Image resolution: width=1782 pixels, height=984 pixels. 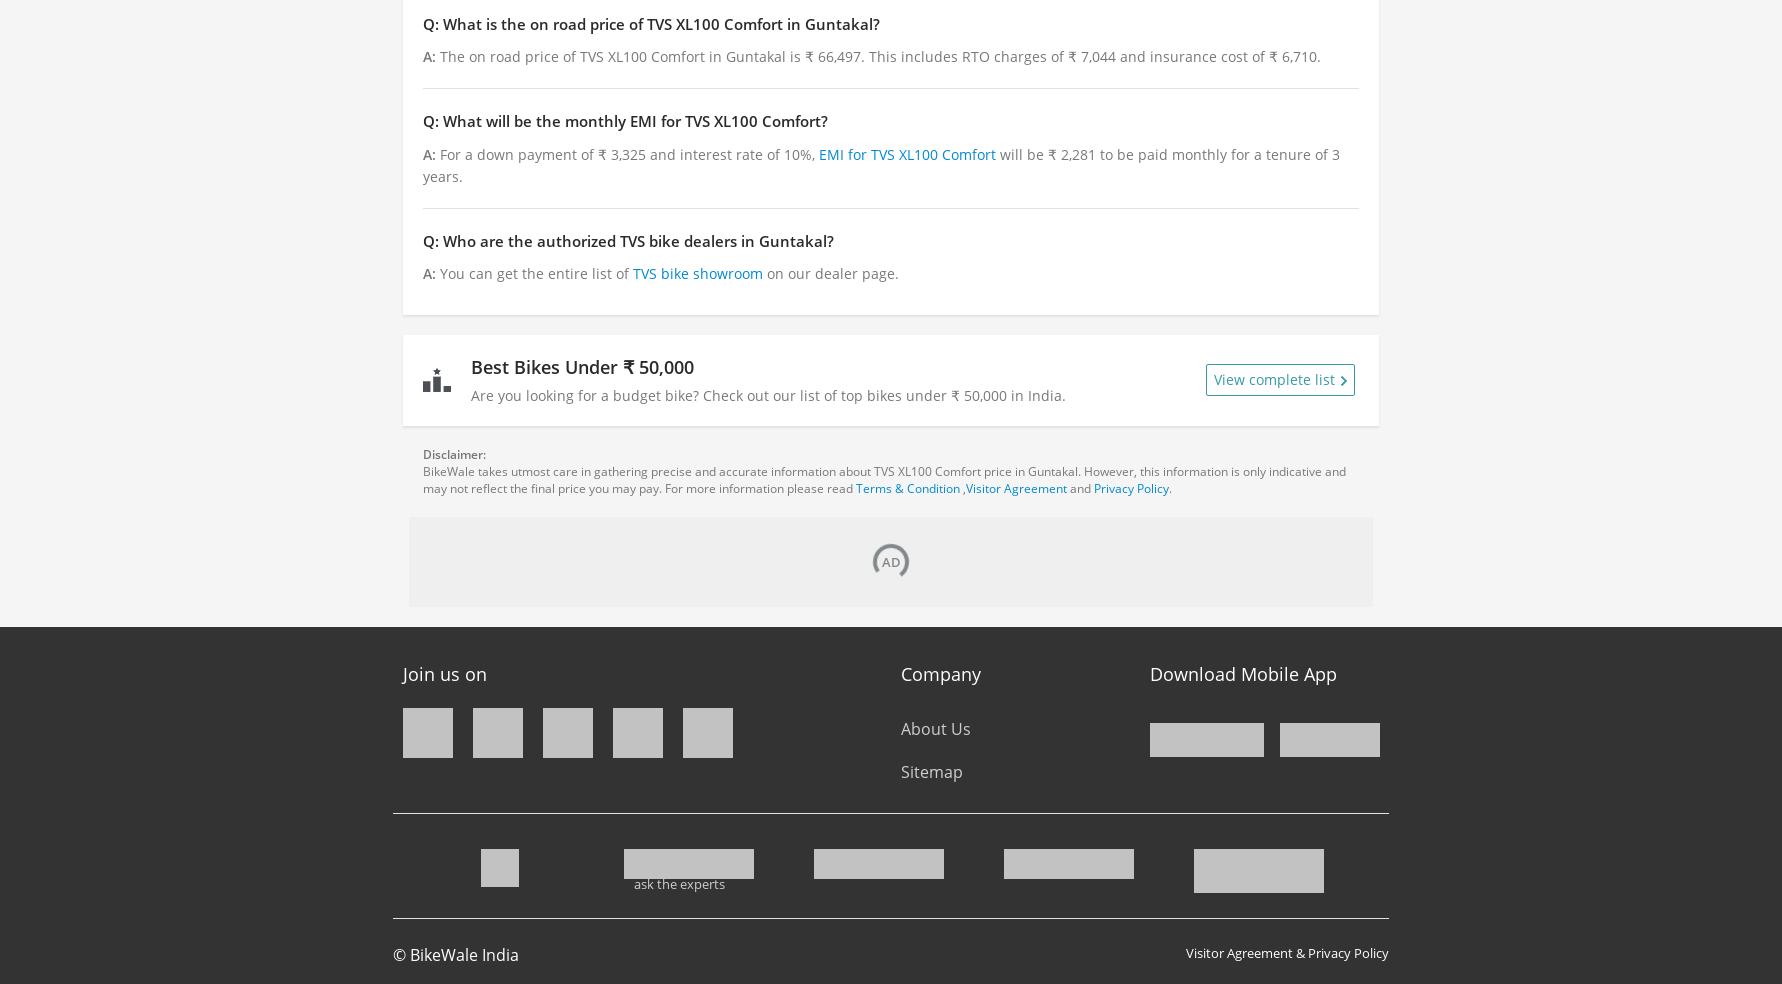 I want to click on 'Download Mobile App', so click(x=1242, y=672).